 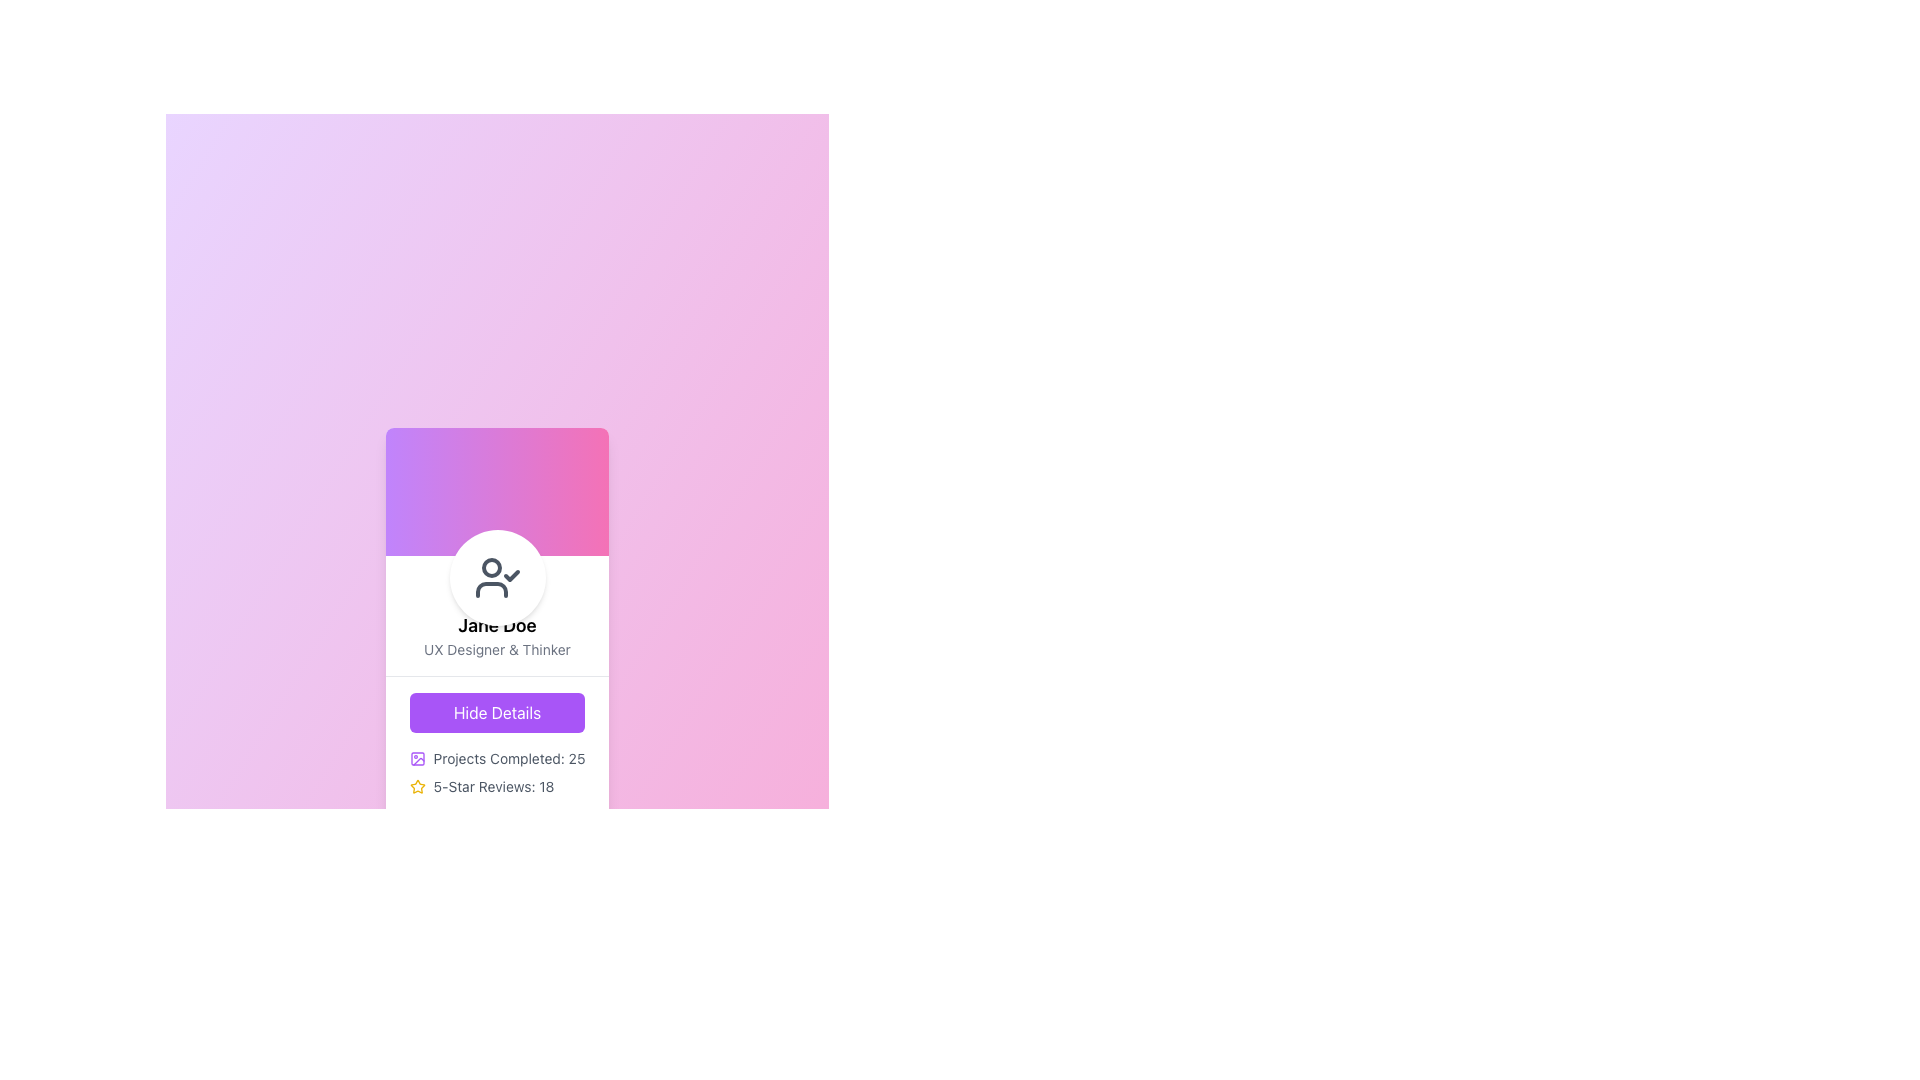 I want to click on the 'Hide Details' button with a purple background and white text, so click(x=497, y=711).